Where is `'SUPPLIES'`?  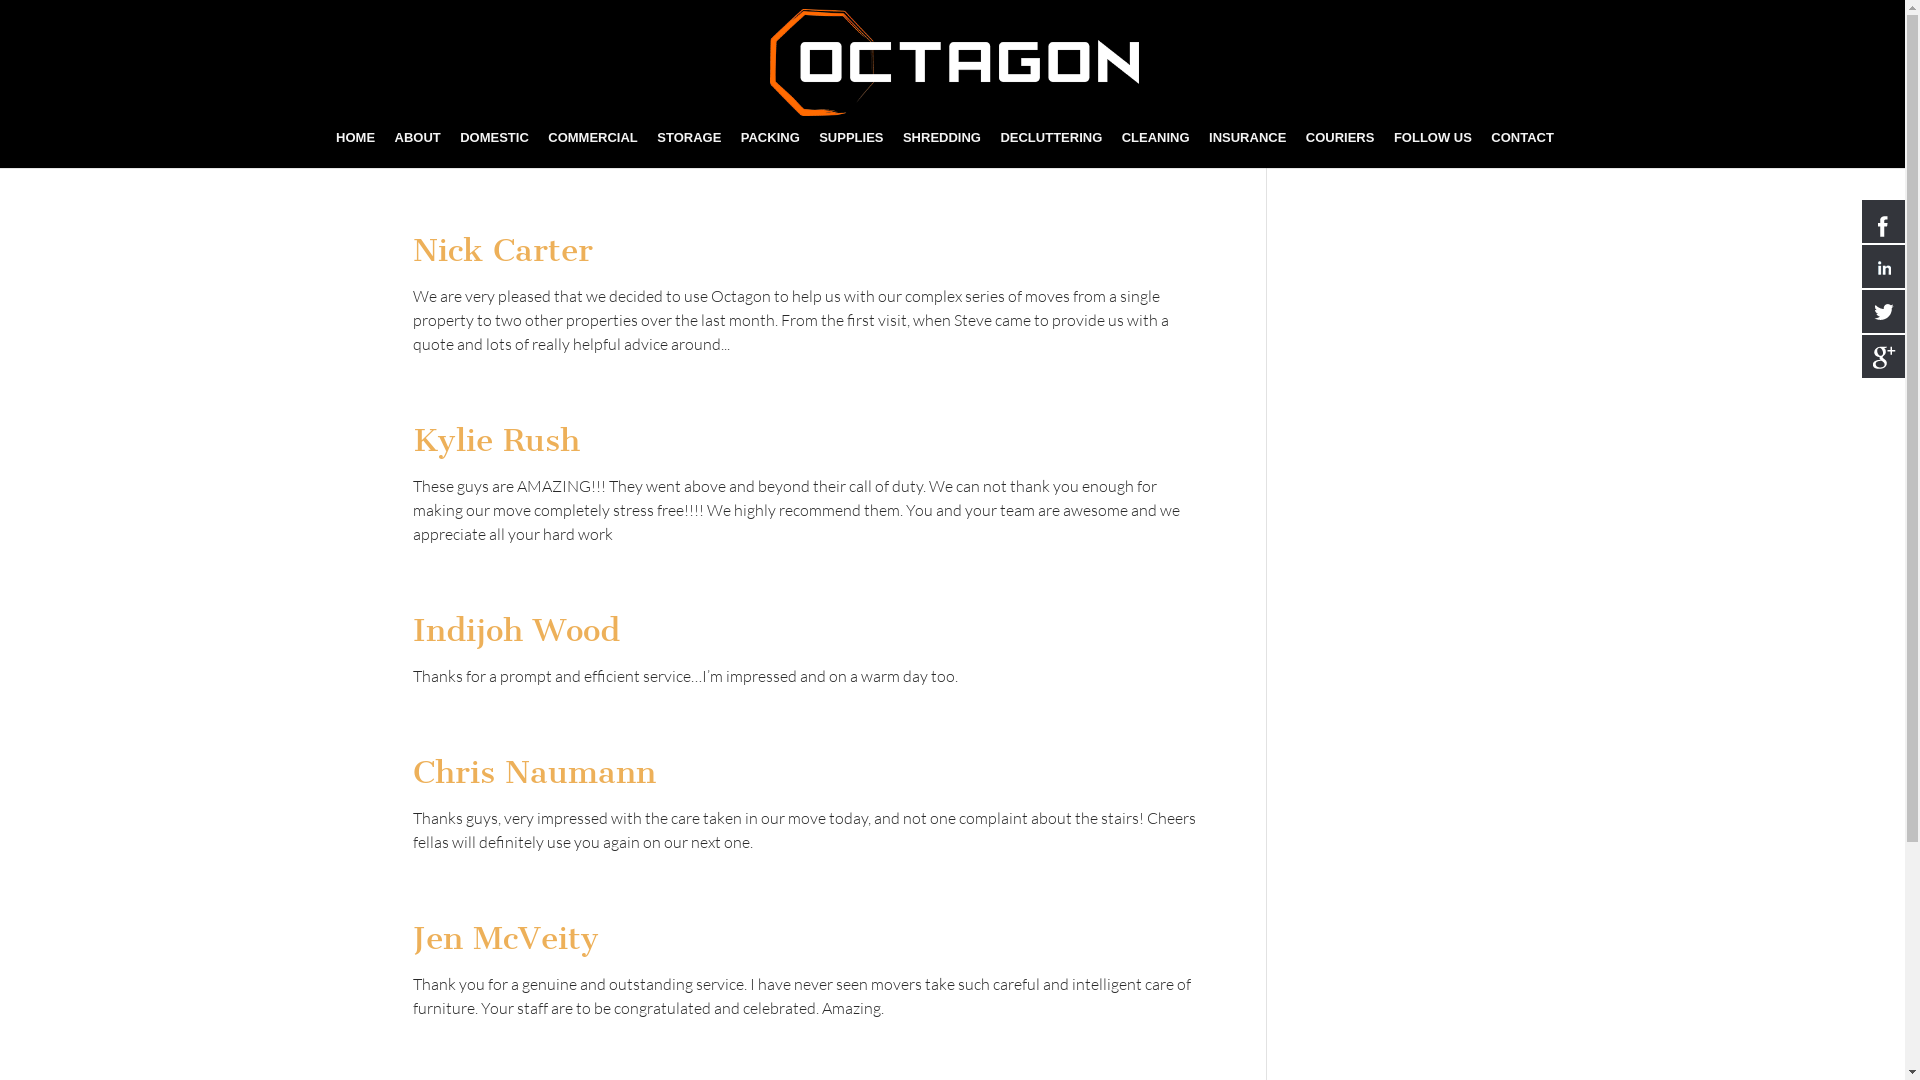
'SUPPLIES' is located at coordinates (819, 148).